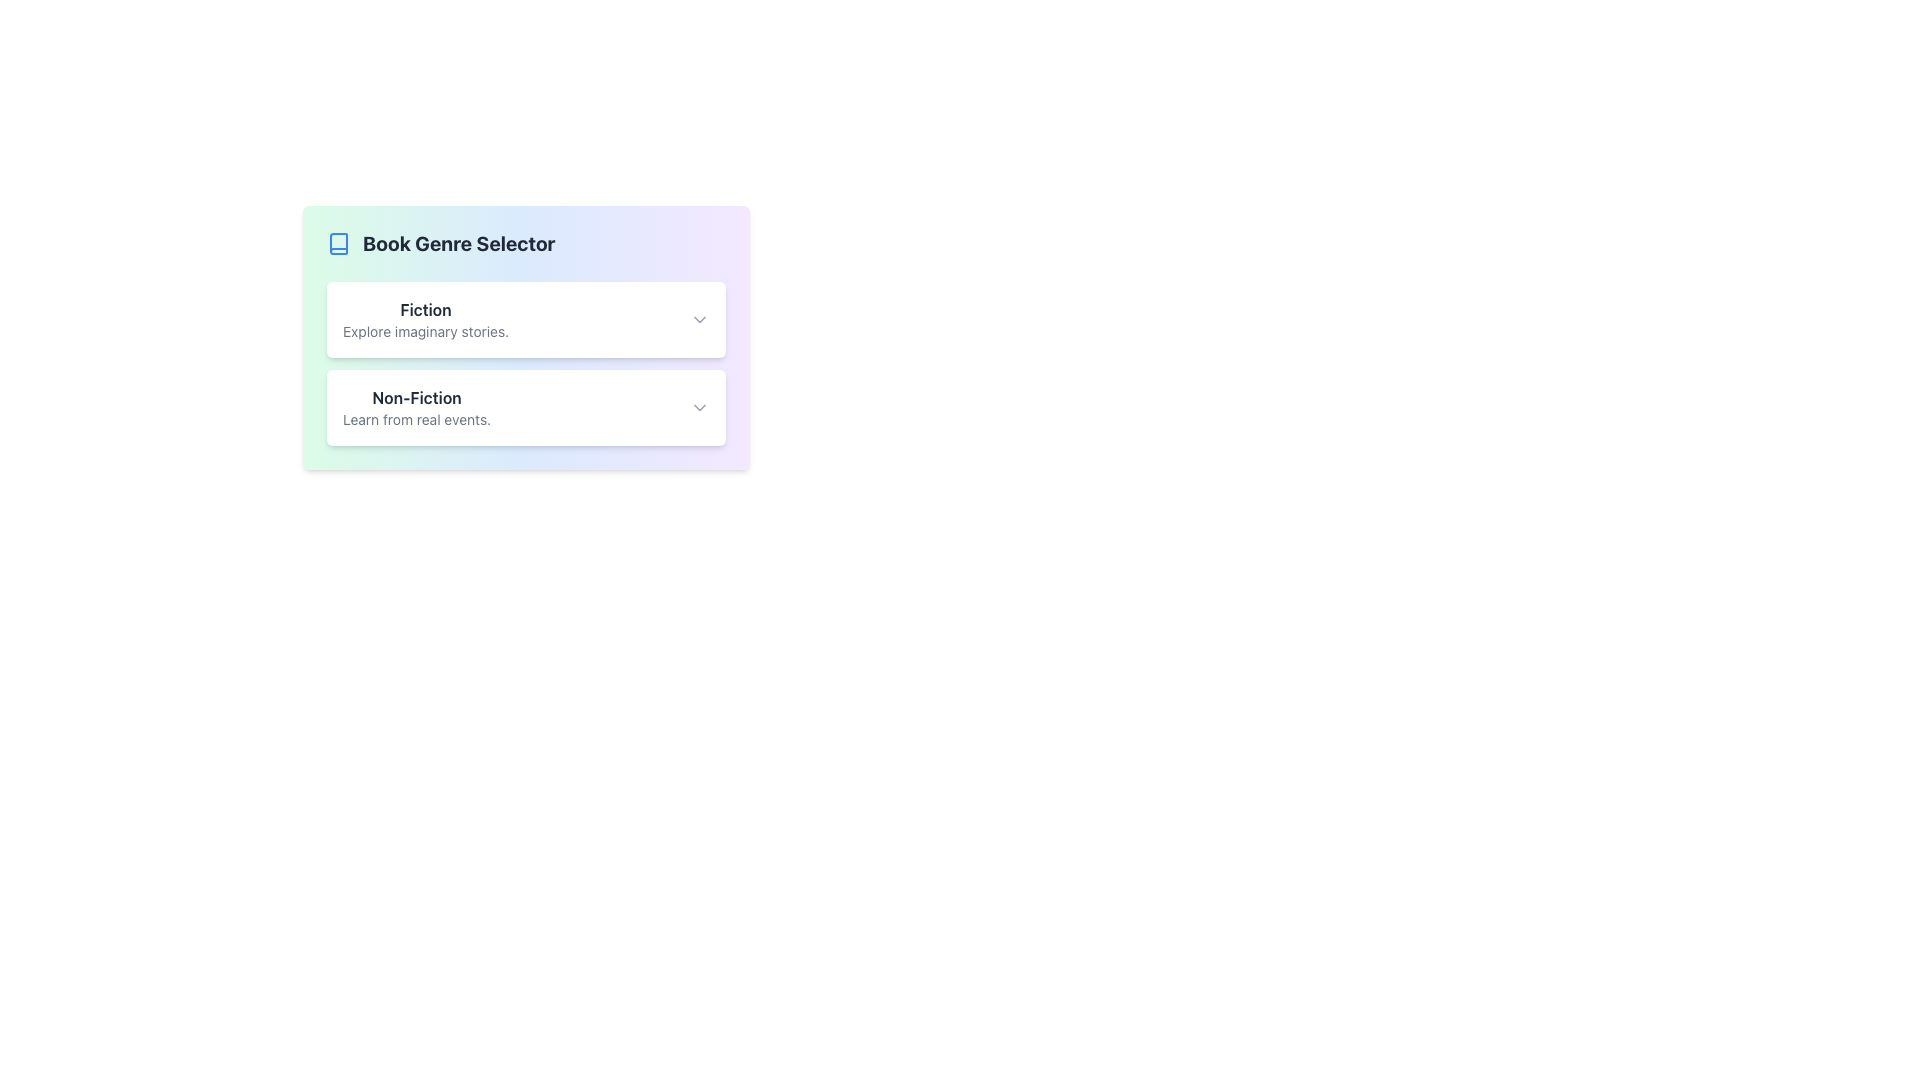  I want to click on the static text label indicating the purpose or title of the book genre selector section, which is located to the right of a blue book icon, so click(458, 242).